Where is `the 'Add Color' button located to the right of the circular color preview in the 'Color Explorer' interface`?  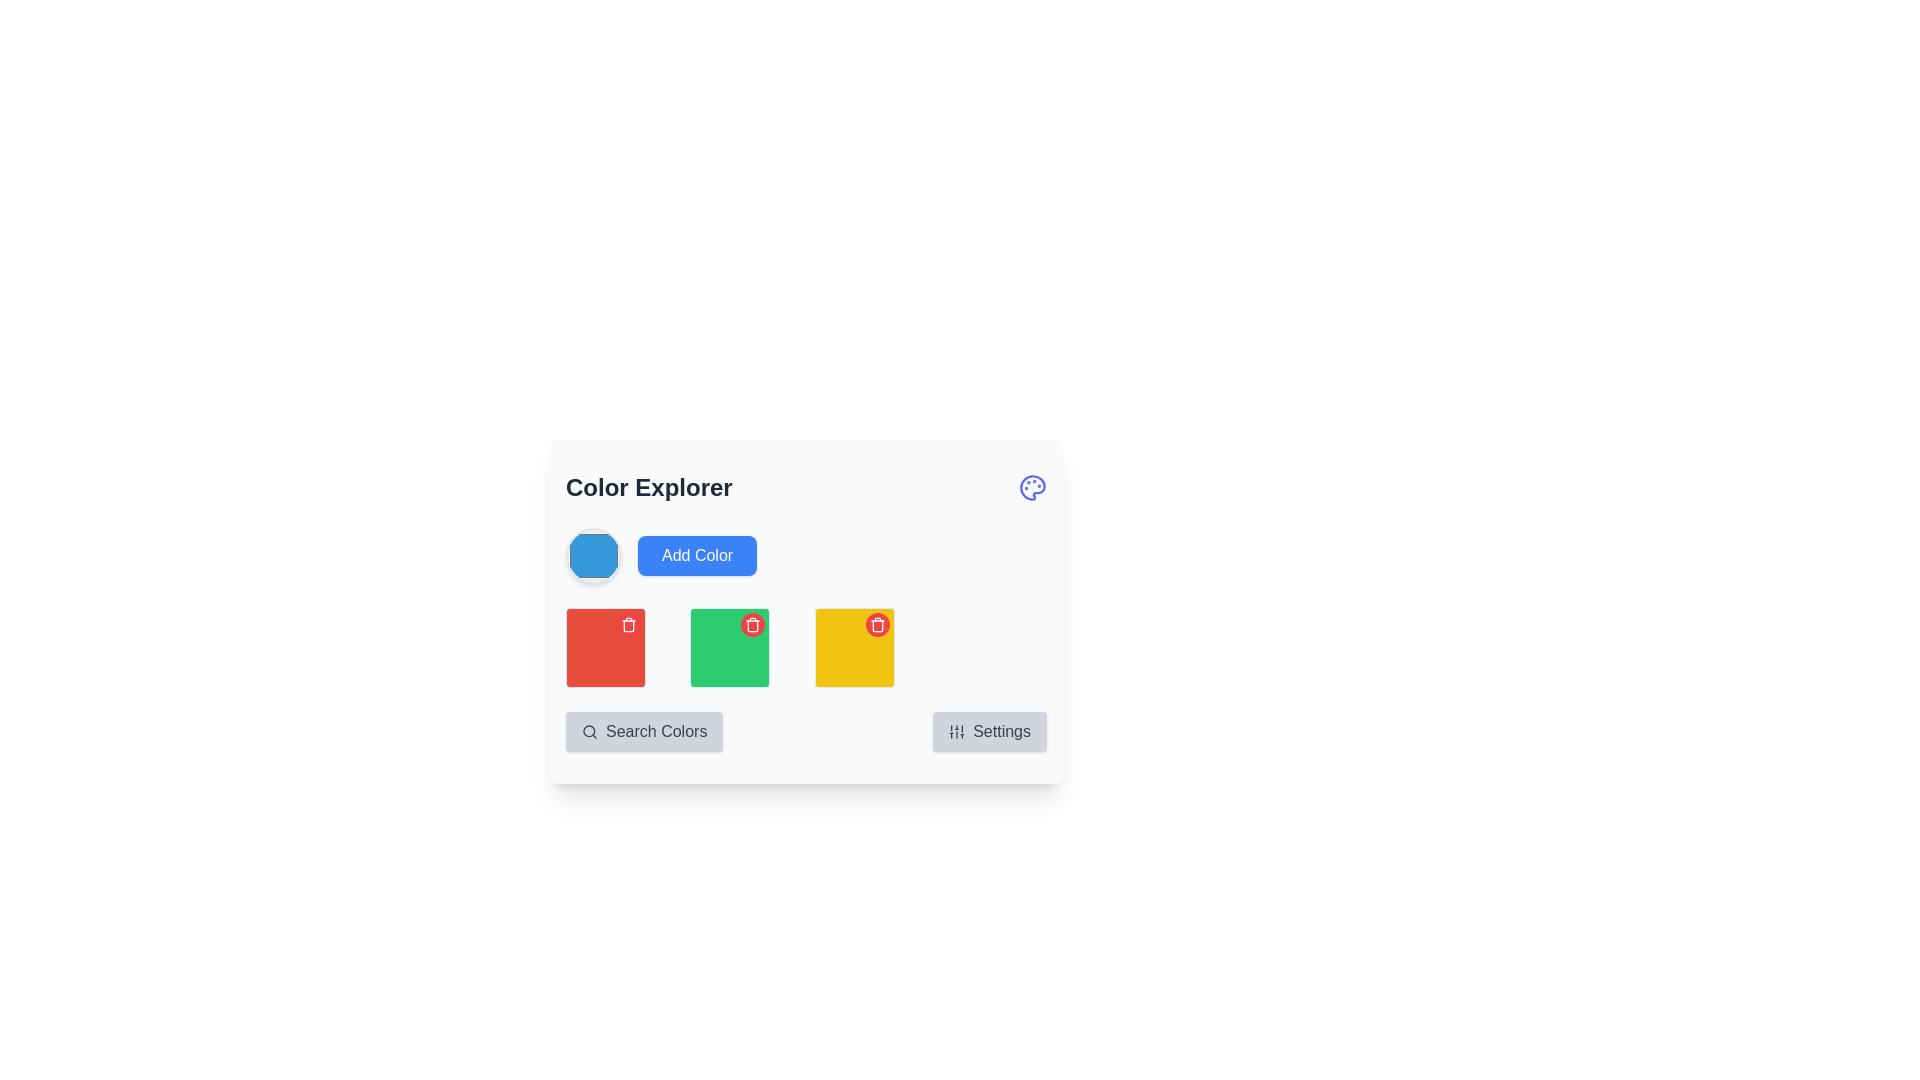 the 'Add Color' button located to the right of the circular color preview in the 'Color Explorer' interface is located at coordinates (697, 555).